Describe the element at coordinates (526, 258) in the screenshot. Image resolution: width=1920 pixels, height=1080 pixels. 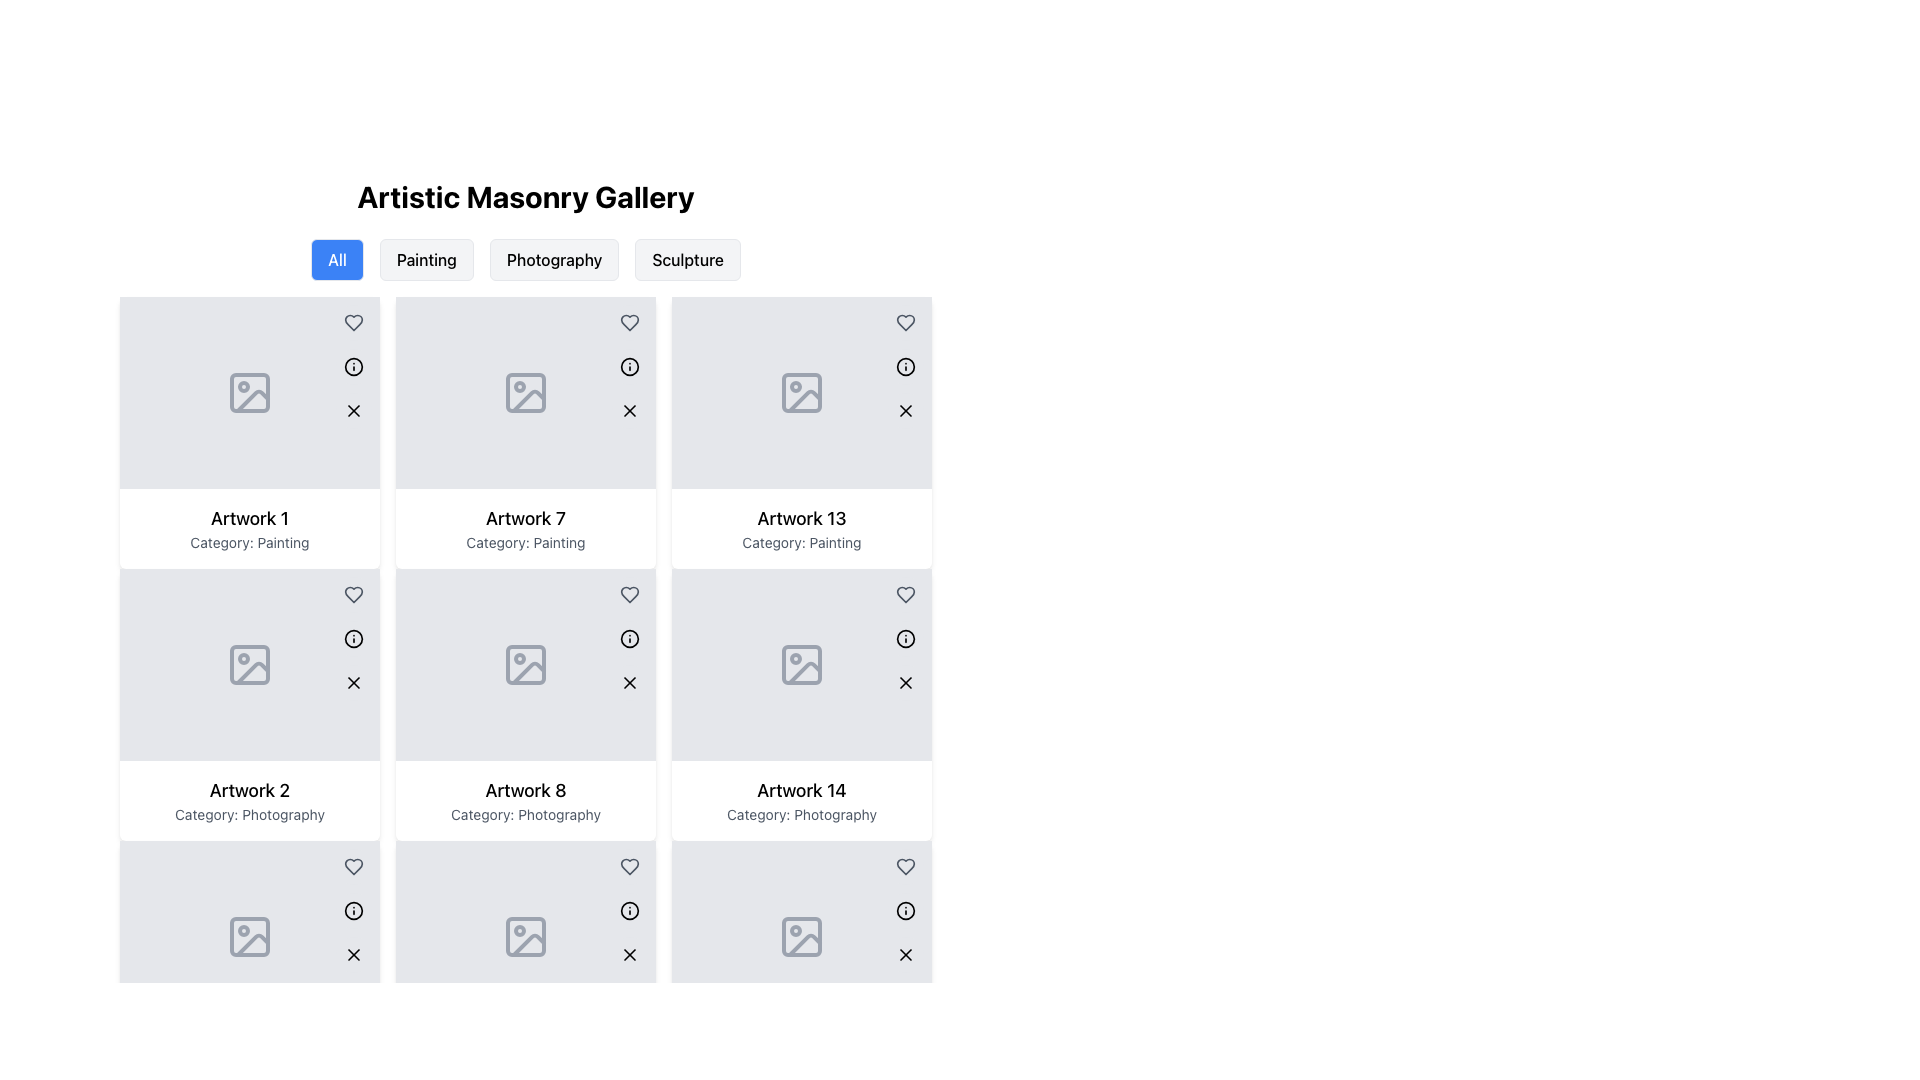
I see `the 'Photography' button in the navigation bar to filter content` at that location.